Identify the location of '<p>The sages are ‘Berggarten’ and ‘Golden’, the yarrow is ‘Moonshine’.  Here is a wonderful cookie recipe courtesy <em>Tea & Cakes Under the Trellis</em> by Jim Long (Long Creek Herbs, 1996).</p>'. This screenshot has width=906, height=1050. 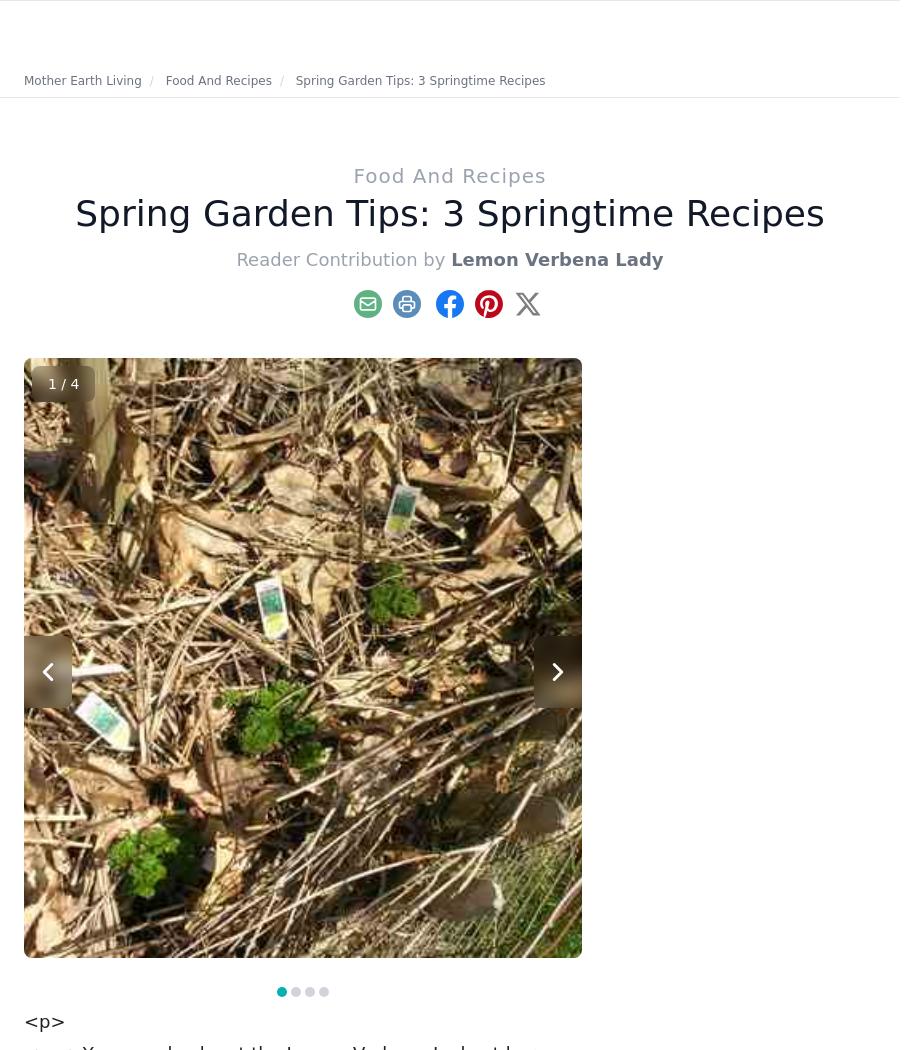
(298, 965).